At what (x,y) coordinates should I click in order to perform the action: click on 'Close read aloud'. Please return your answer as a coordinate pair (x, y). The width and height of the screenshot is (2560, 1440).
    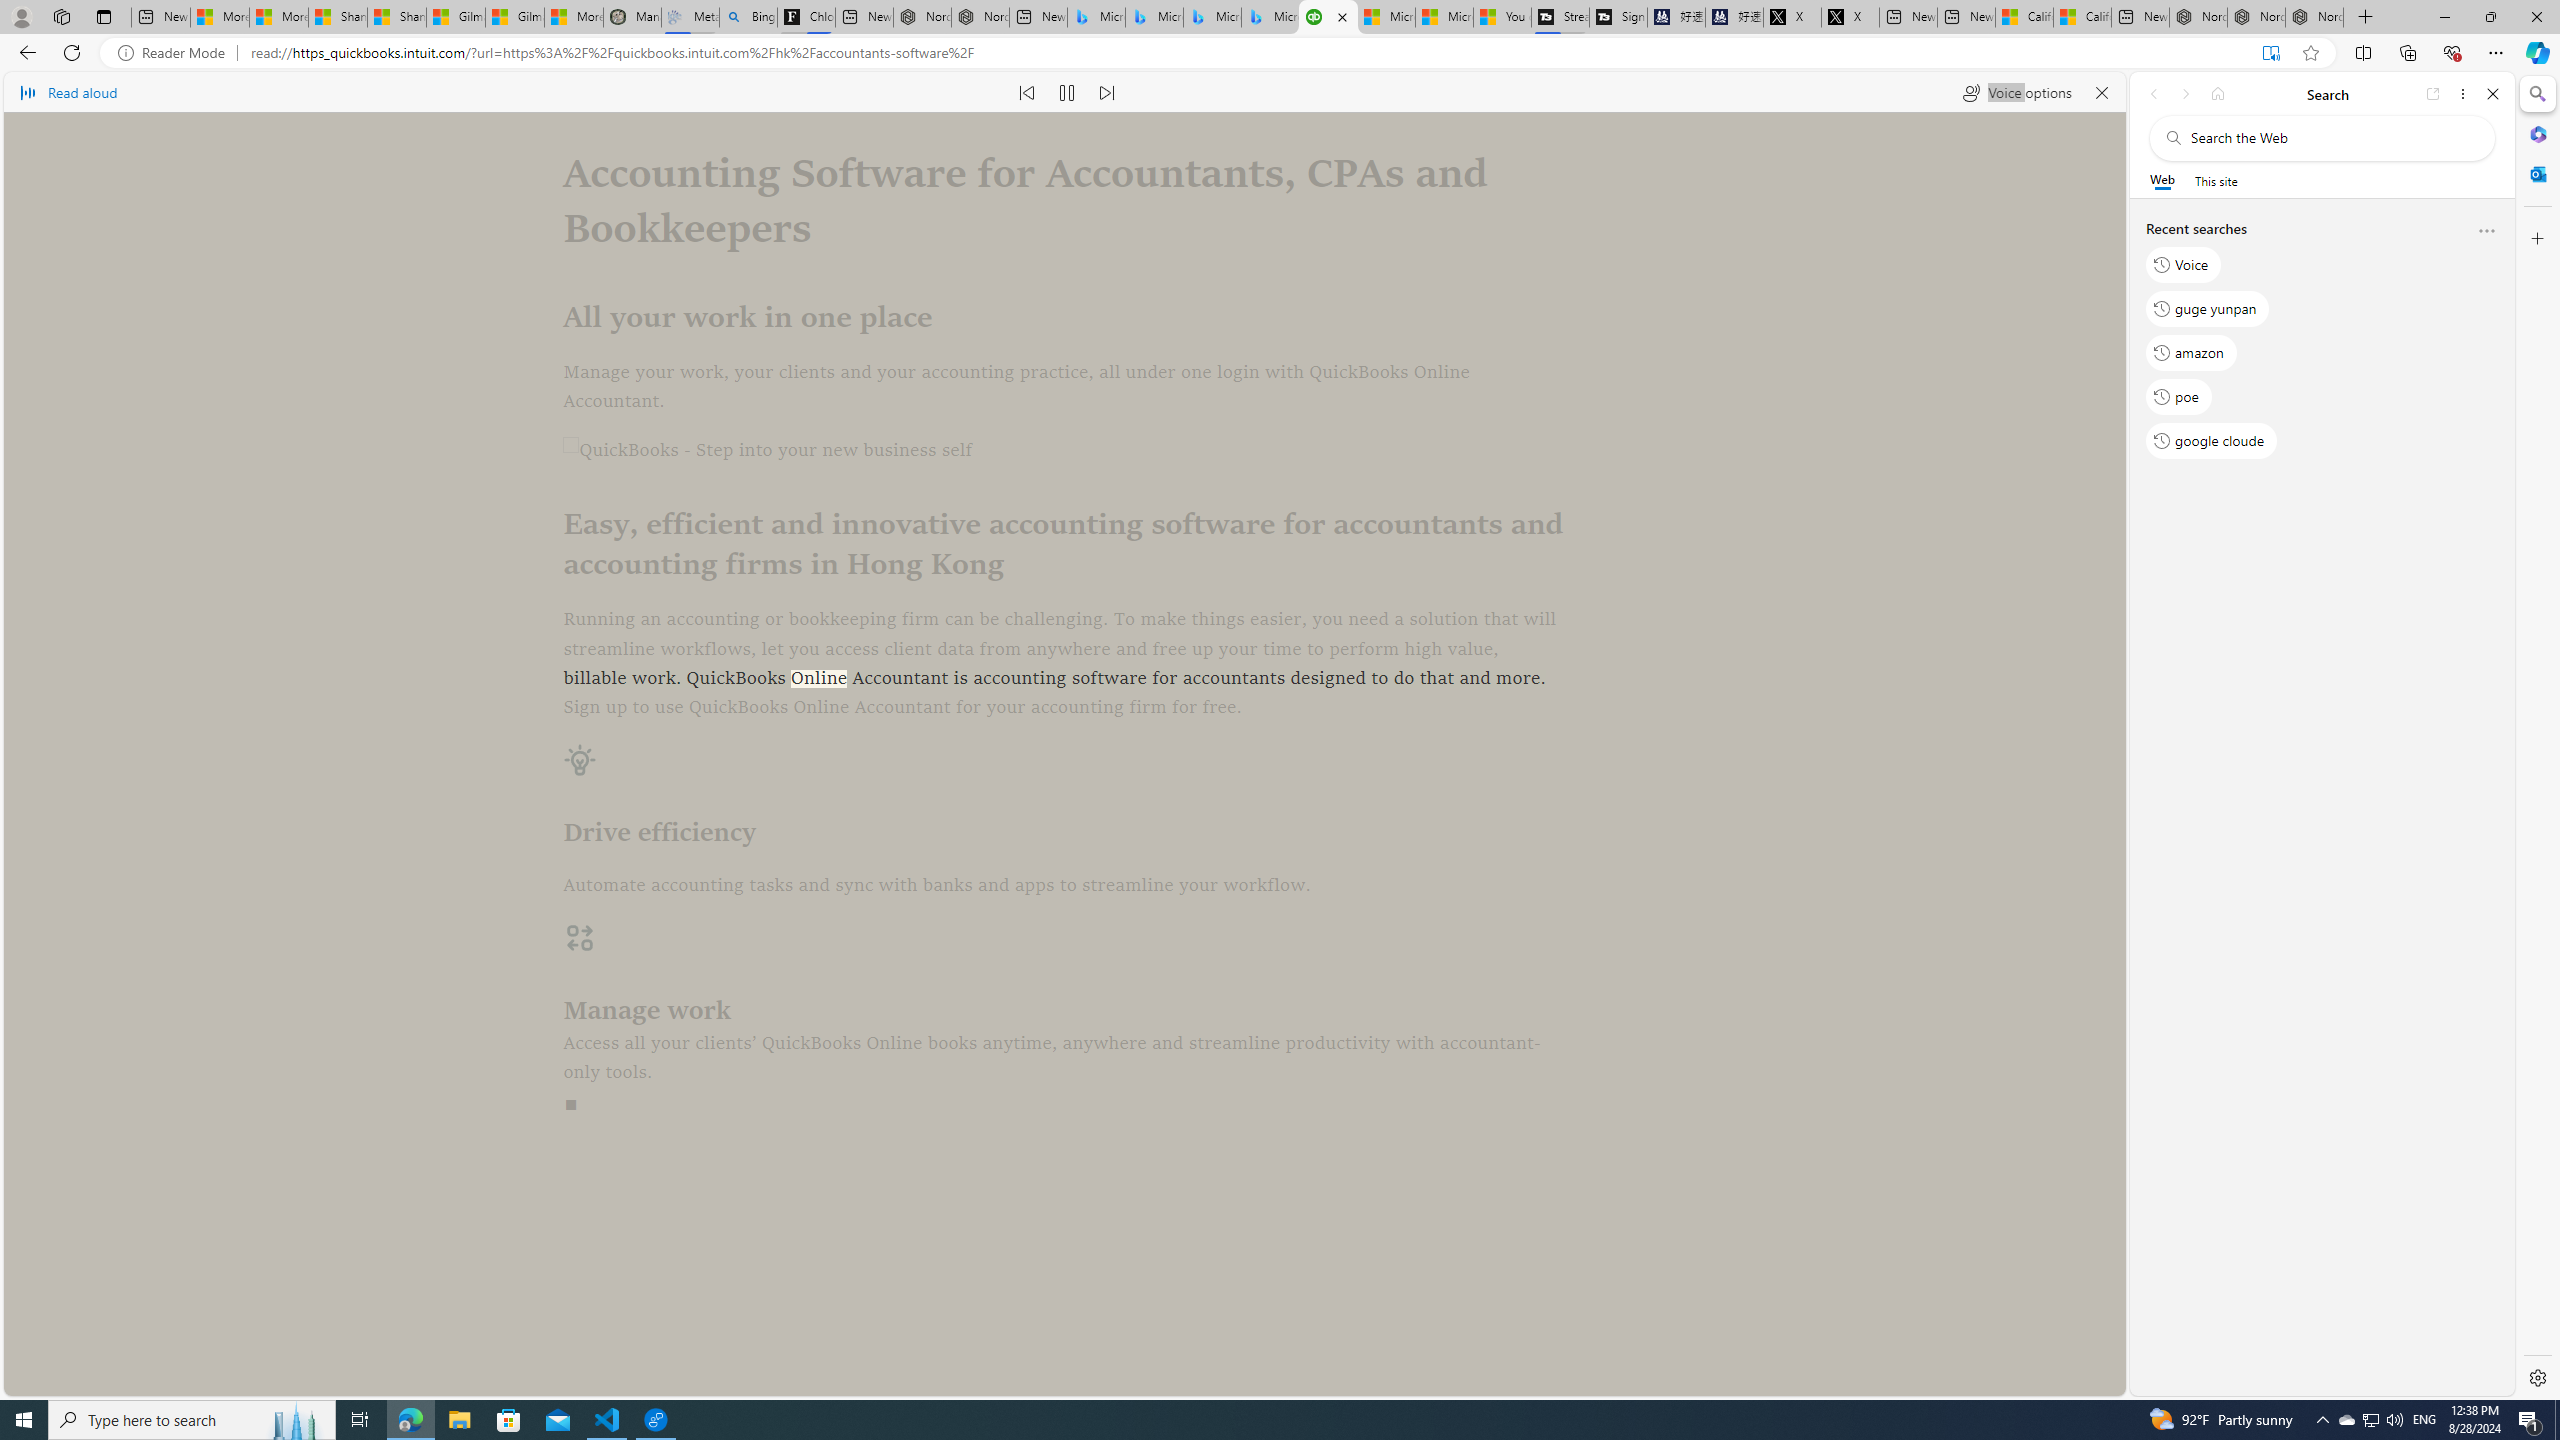
    Looking at the image, I should click on (2100, 91).